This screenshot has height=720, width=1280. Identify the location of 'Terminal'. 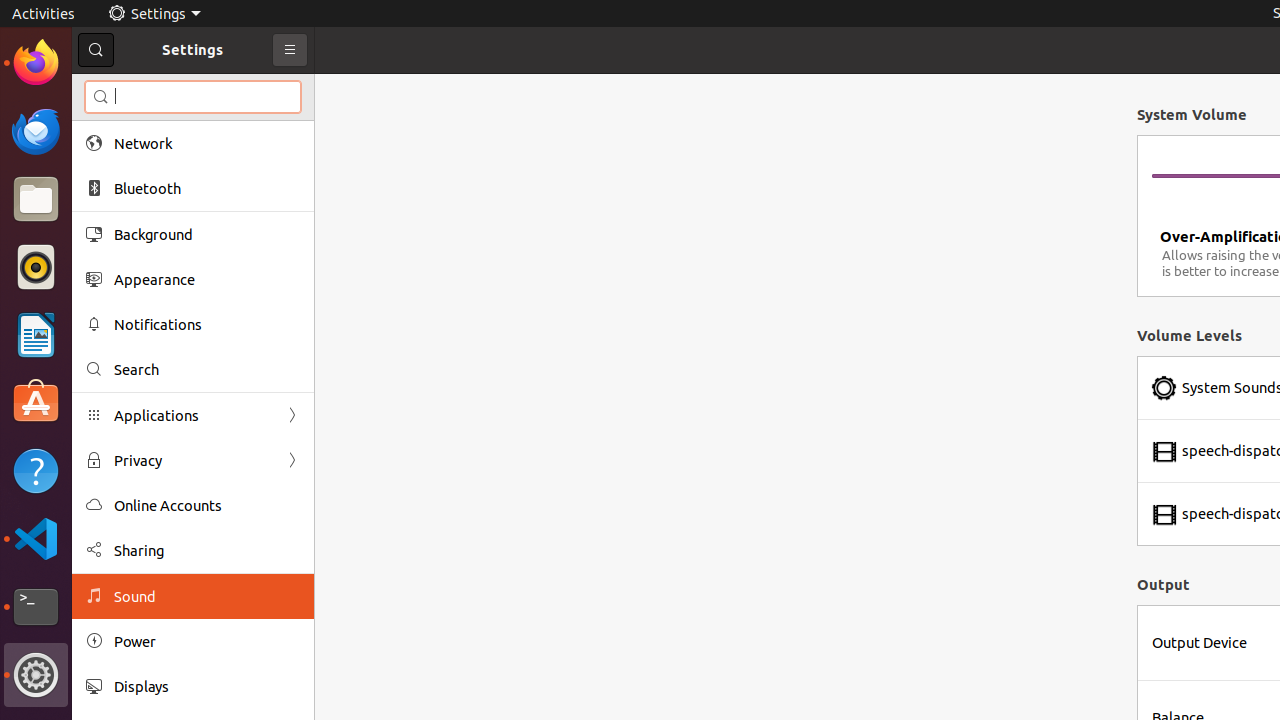
(35, 606).